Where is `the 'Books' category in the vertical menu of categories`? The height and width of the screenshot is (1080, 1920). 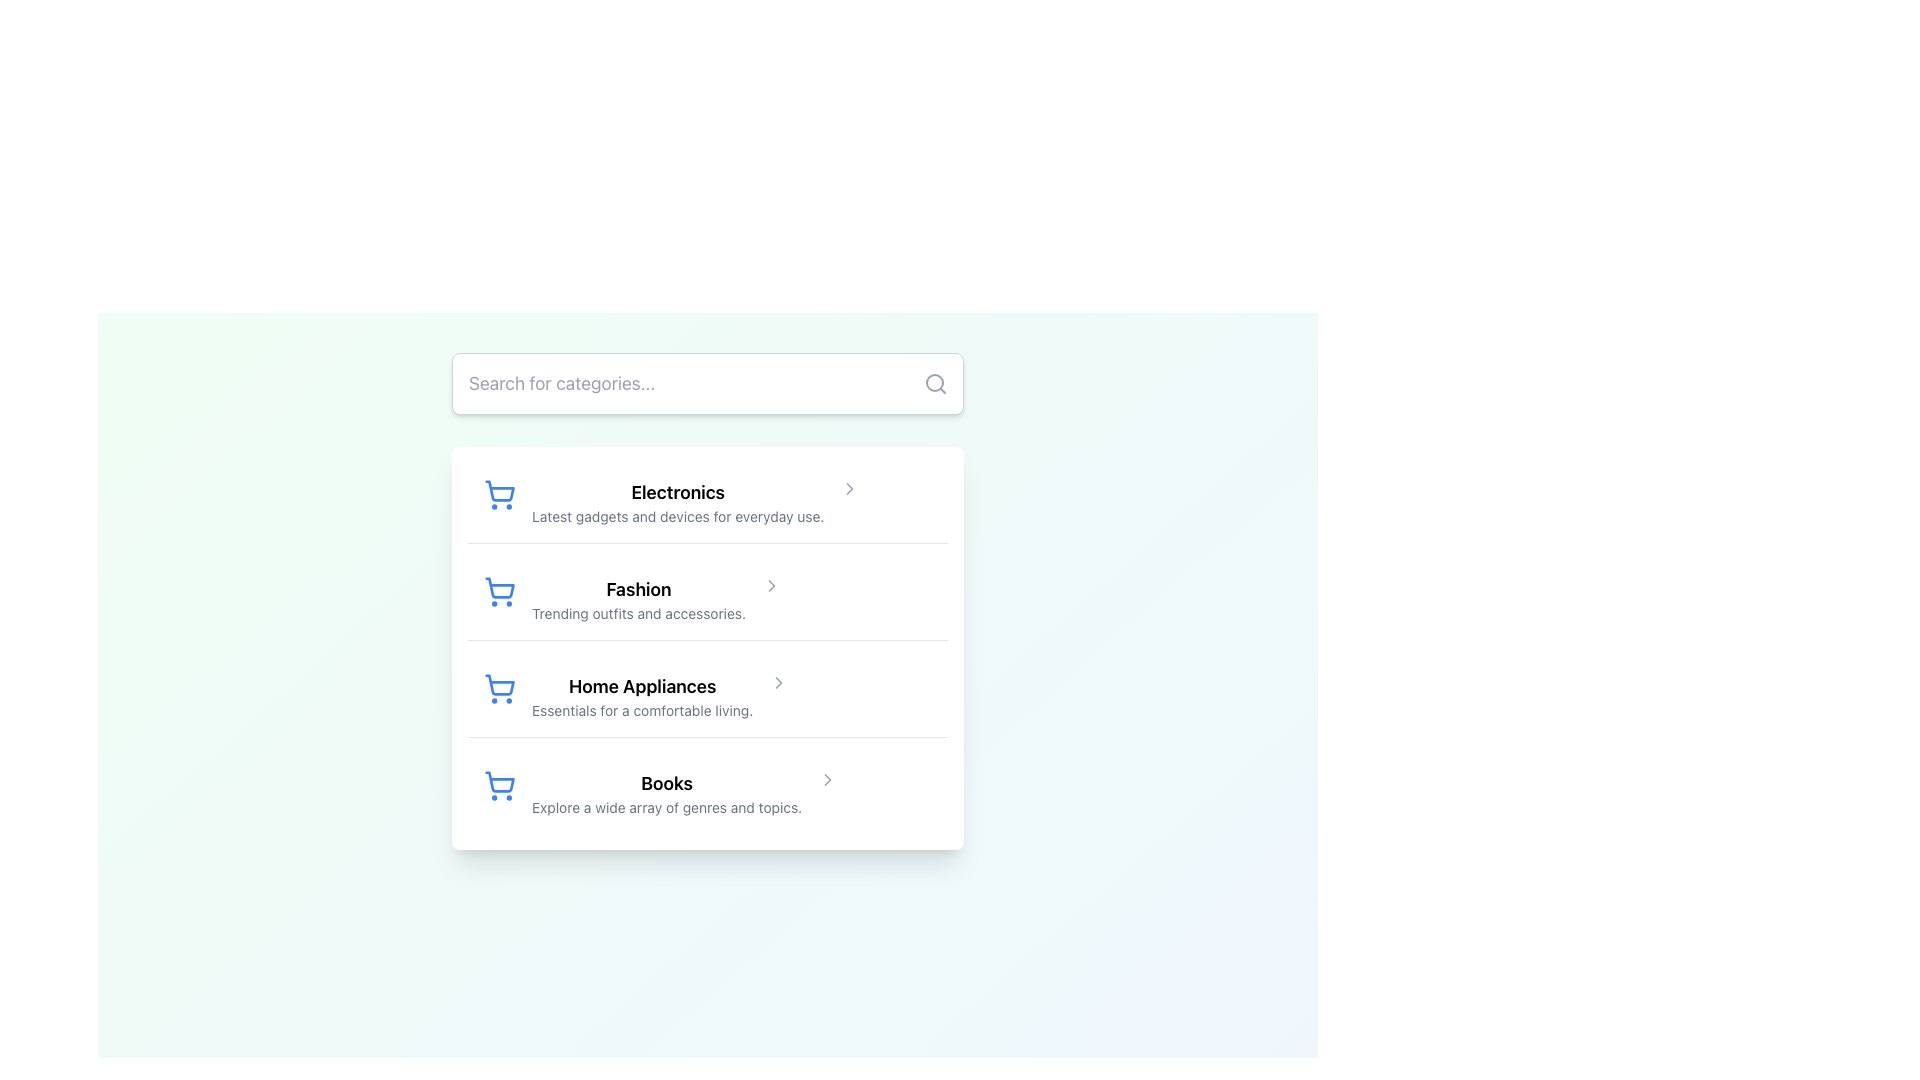
the 'Books' category in the vertical menu of categories is located at coordinates (667, 793).